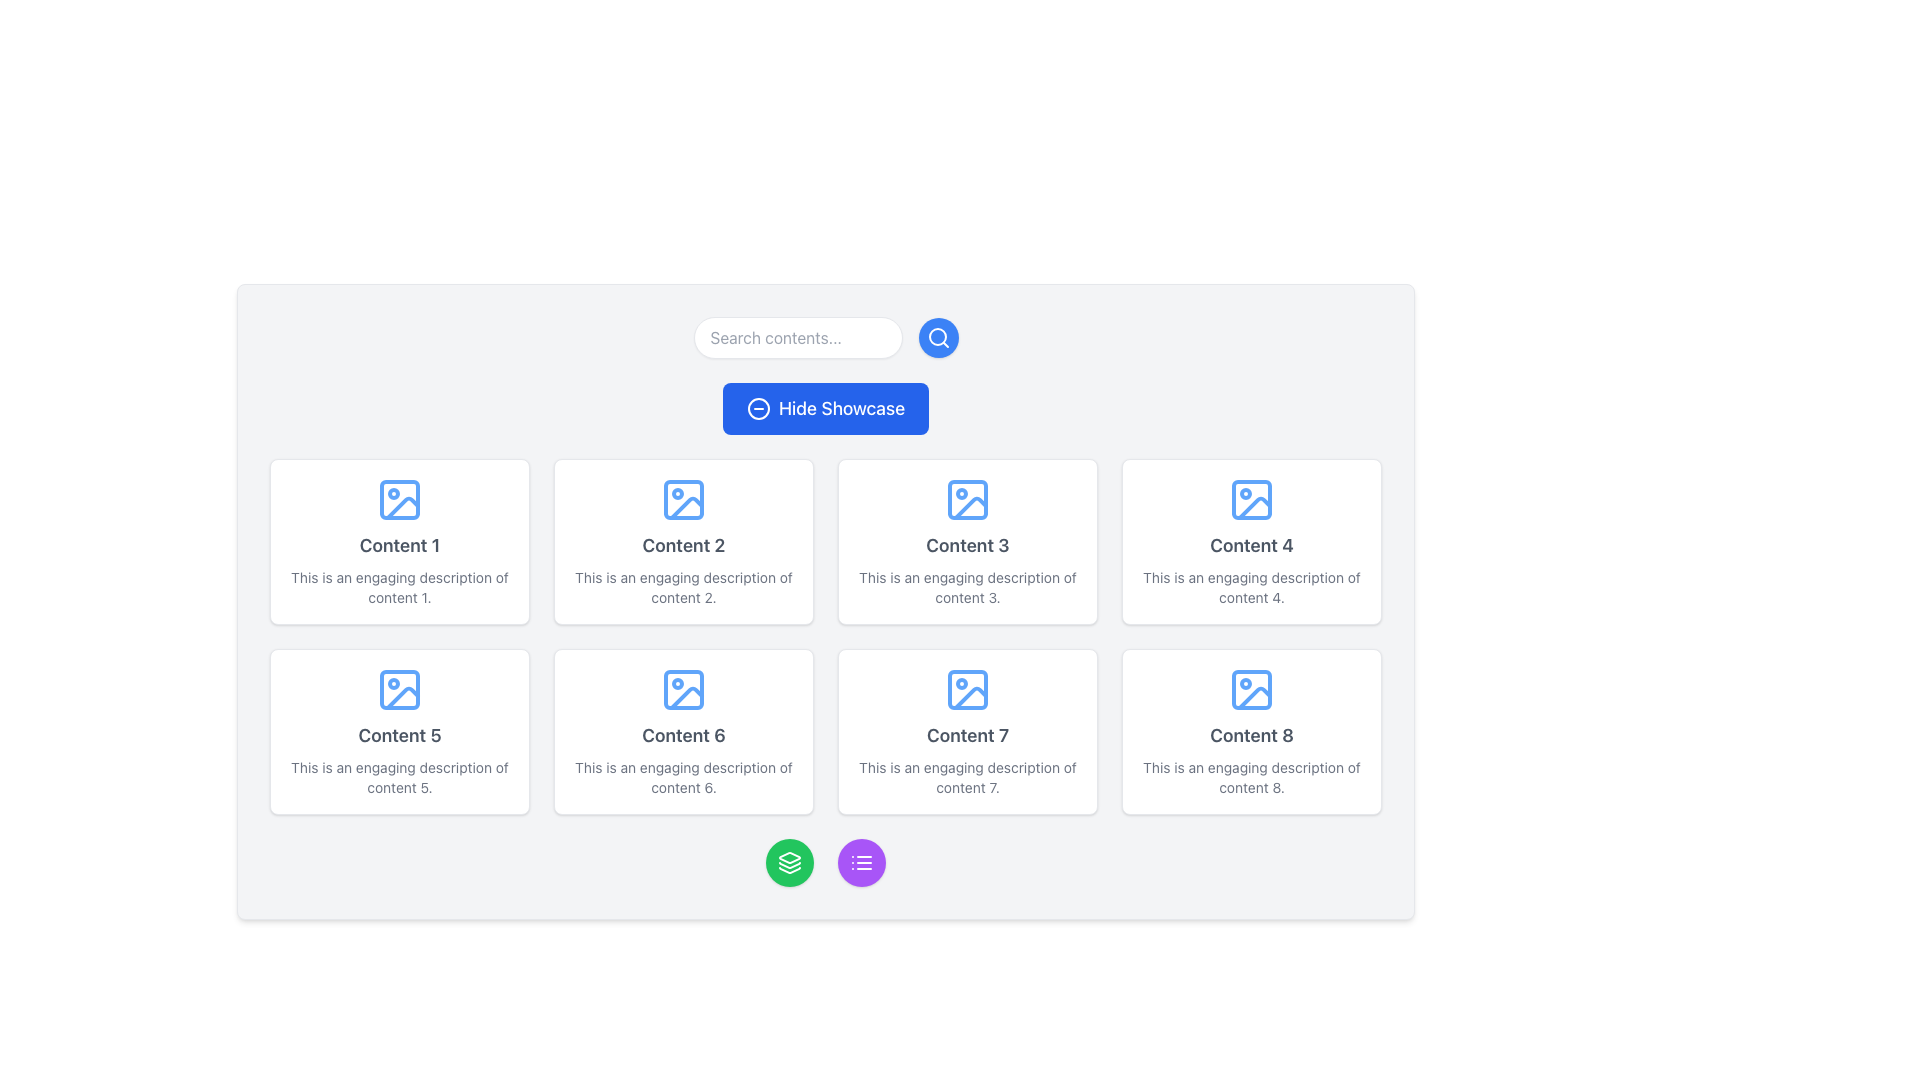 The width and height of the screenshot is (1920, 1080). I want to click on the leftmost circular button with a green background and a white icon depicting layered squares, so click(789, 862).